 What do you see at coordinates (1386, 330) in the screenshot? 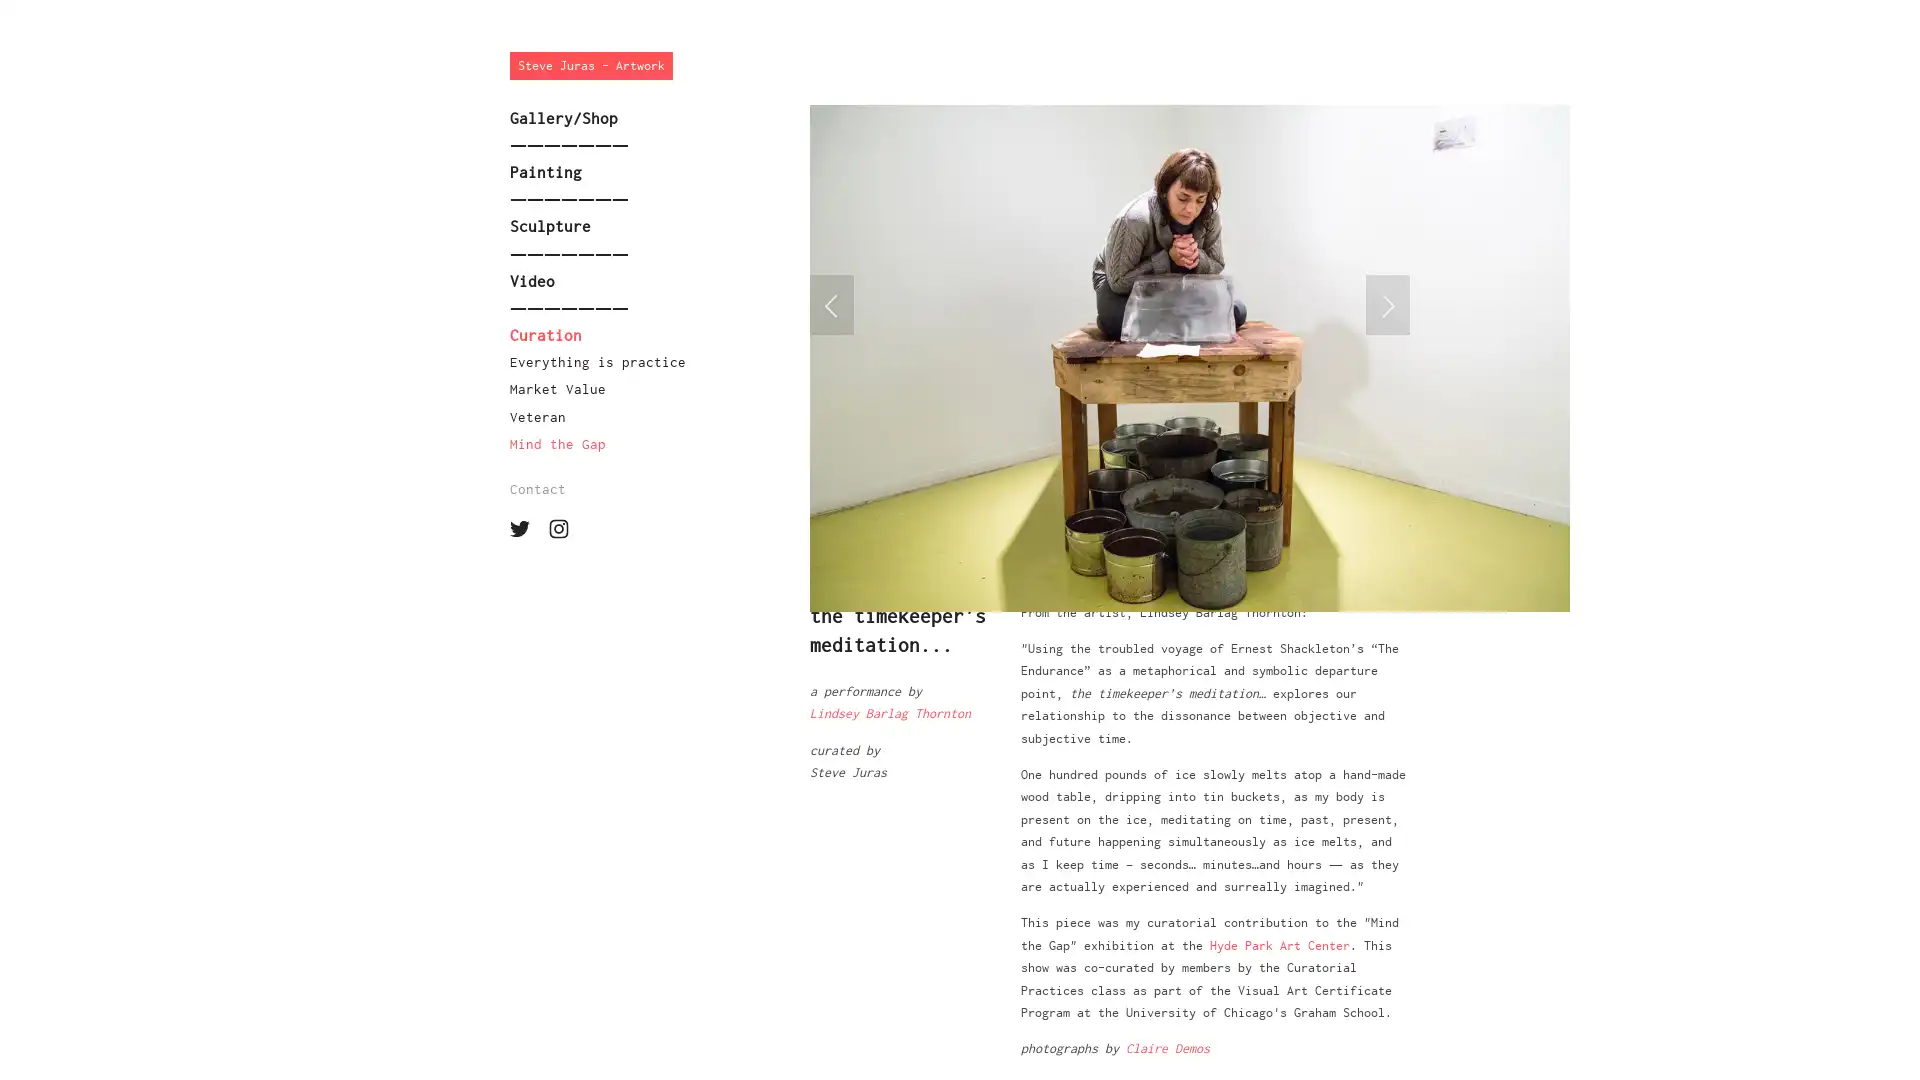
I see `Next Slide` at bounding box center [1386, 330].